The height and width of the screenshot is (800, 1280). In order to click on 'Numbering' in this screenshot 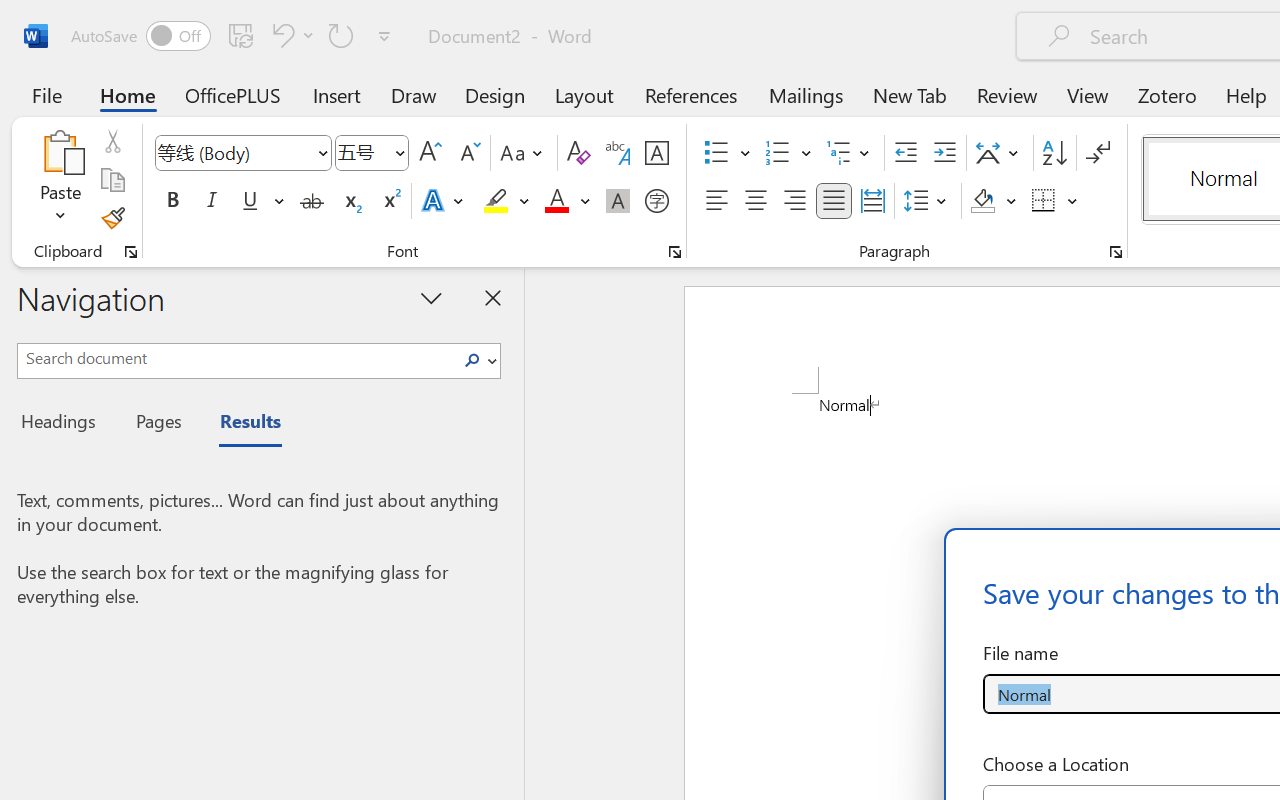, I will do `click(788, 153)`.